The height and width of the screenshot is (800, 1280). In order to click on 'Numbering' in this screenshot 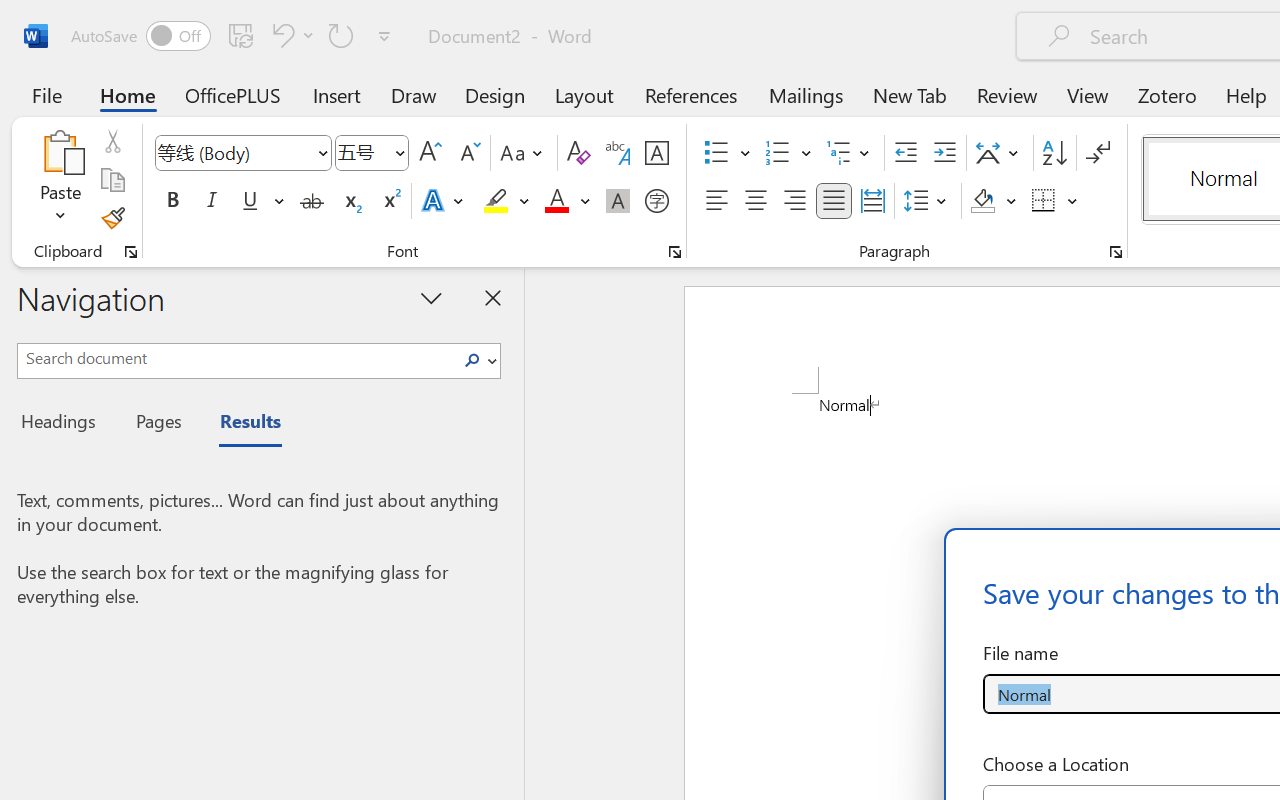, I will do `click(788, 153)`.